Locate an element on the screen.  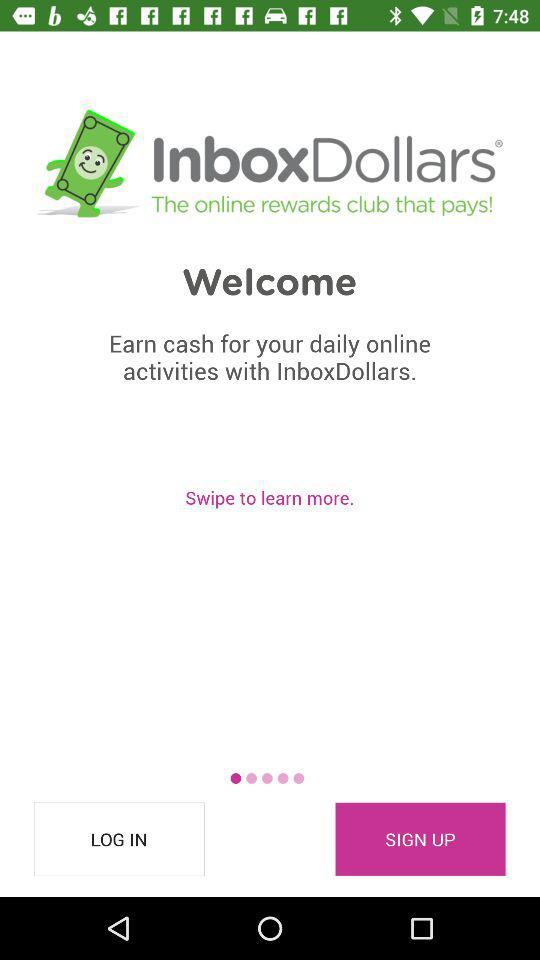
the log in is located at coordinates (119, 839).